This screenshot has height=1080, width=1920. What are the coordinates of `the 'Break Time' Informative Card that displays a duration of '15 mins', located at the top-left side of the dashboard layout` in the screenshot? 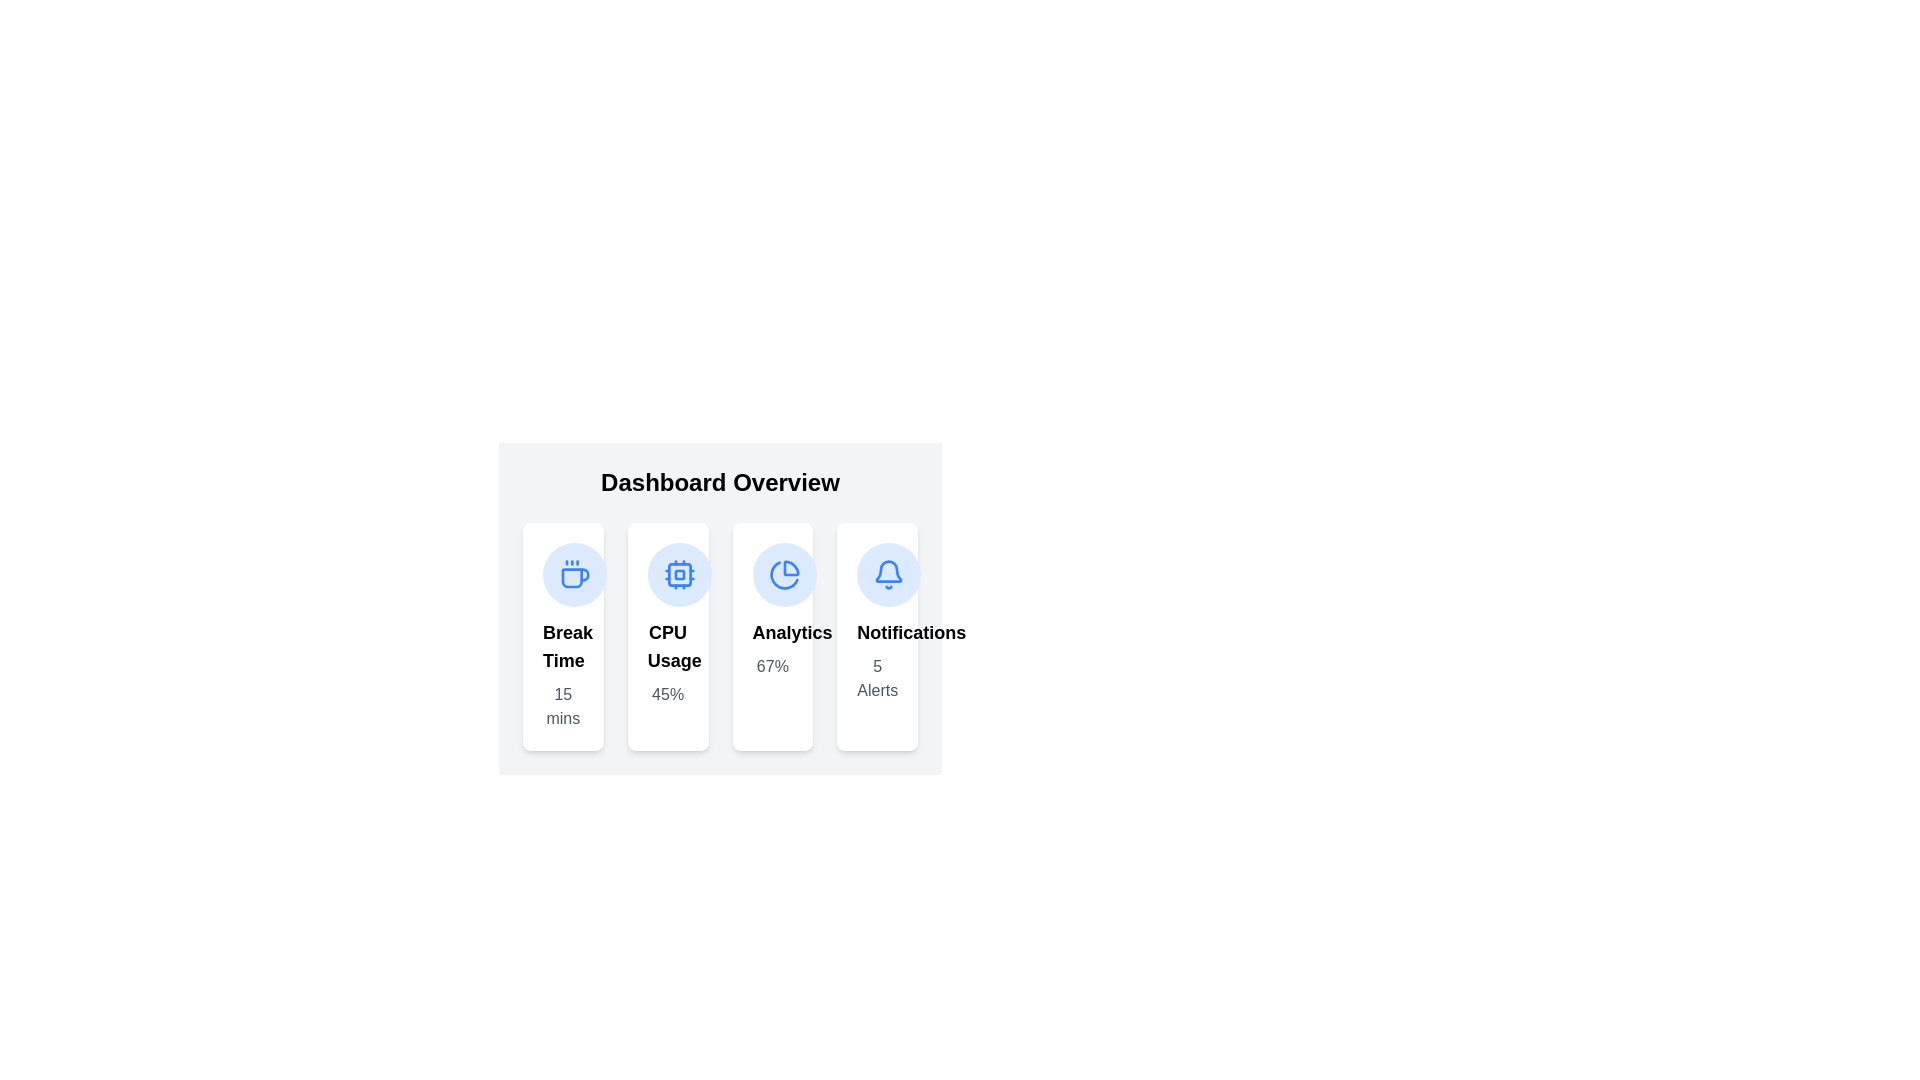 It's located at (562, 636).